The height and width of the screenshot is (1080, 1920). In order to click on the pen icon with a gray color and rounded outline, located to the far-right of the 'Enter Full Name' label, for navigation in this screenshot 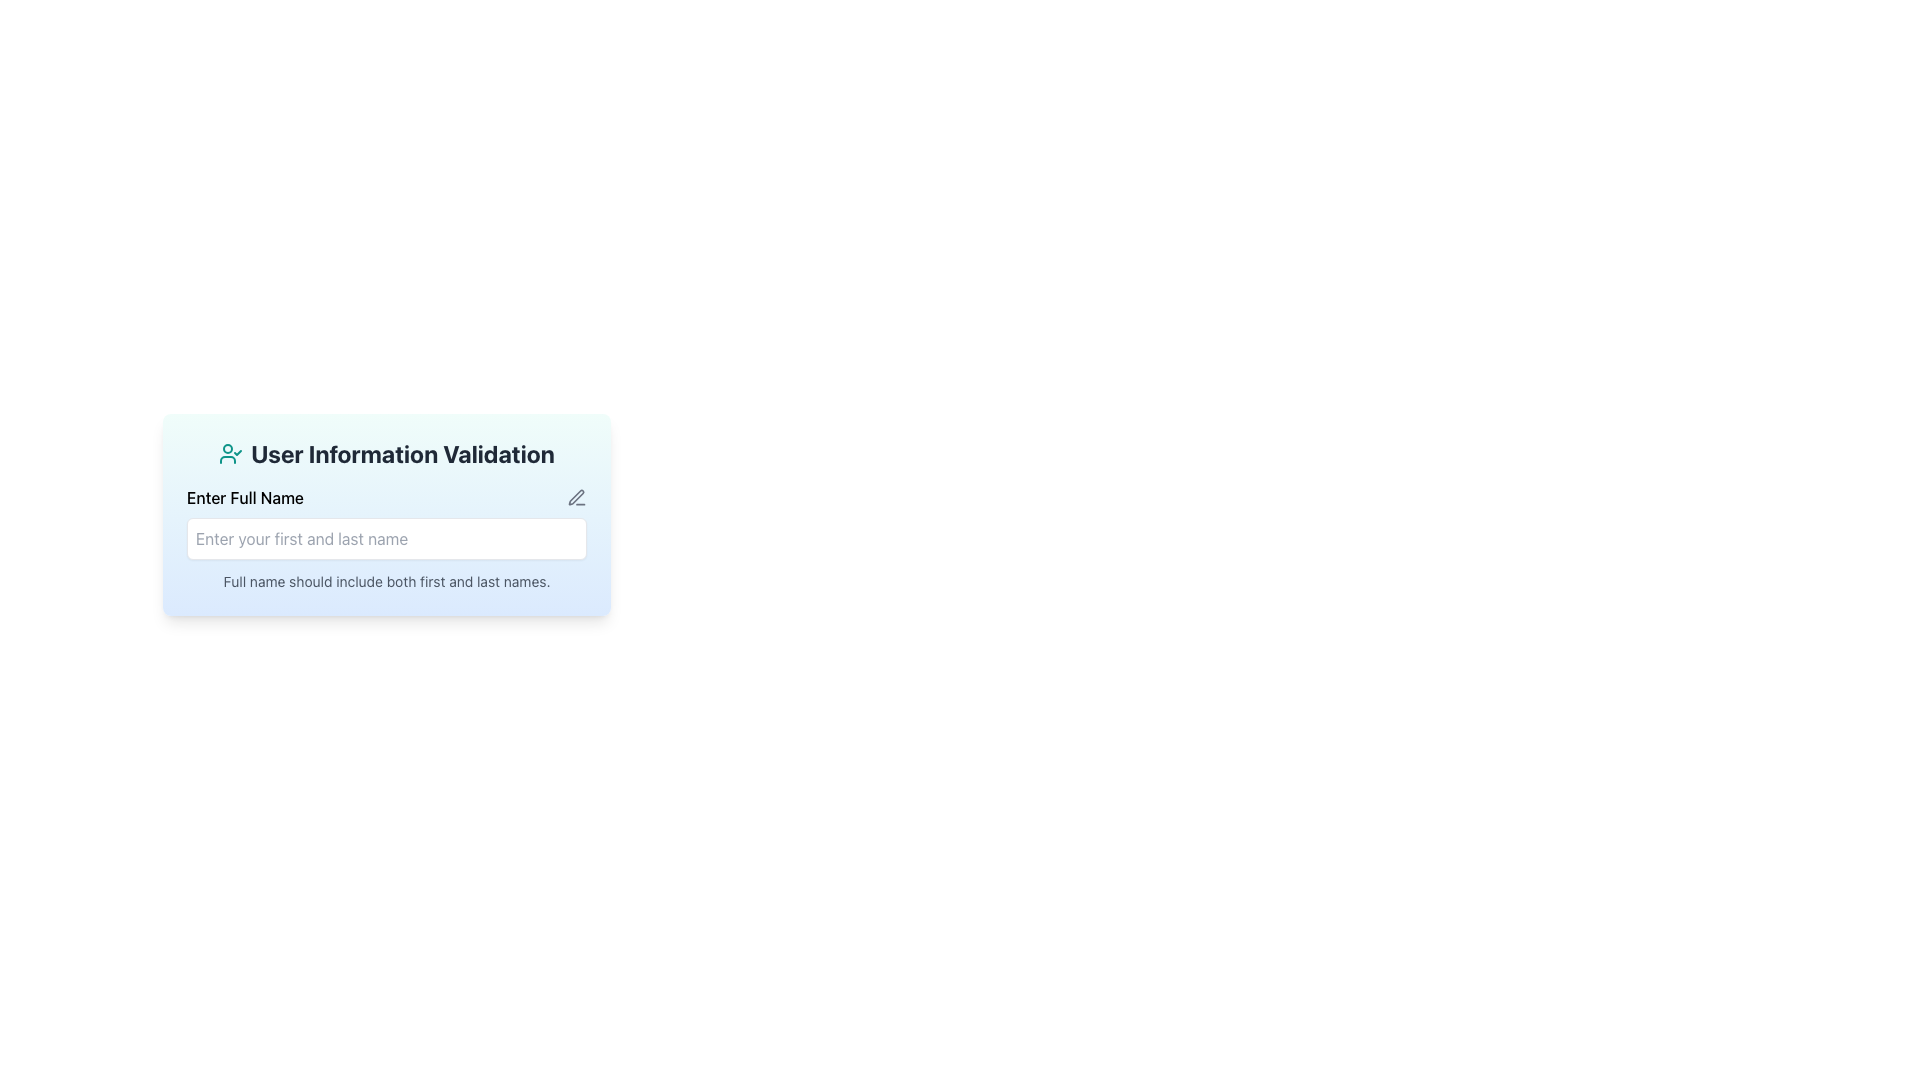, I will do `click(575, 496)`.